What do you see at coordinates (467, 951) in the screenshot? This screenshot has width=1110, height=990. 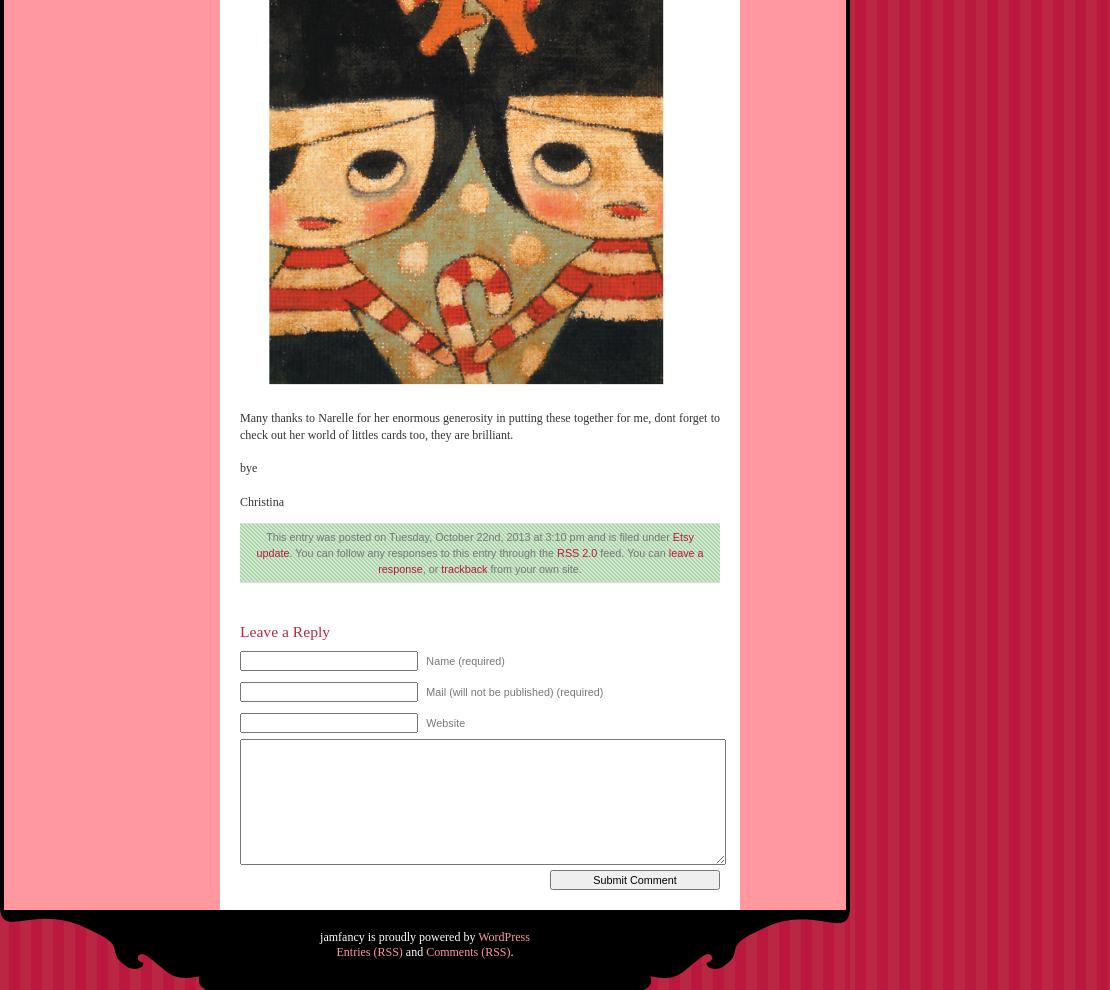 I see `'Comments (RSS)'` at bounding box center [467, 951].